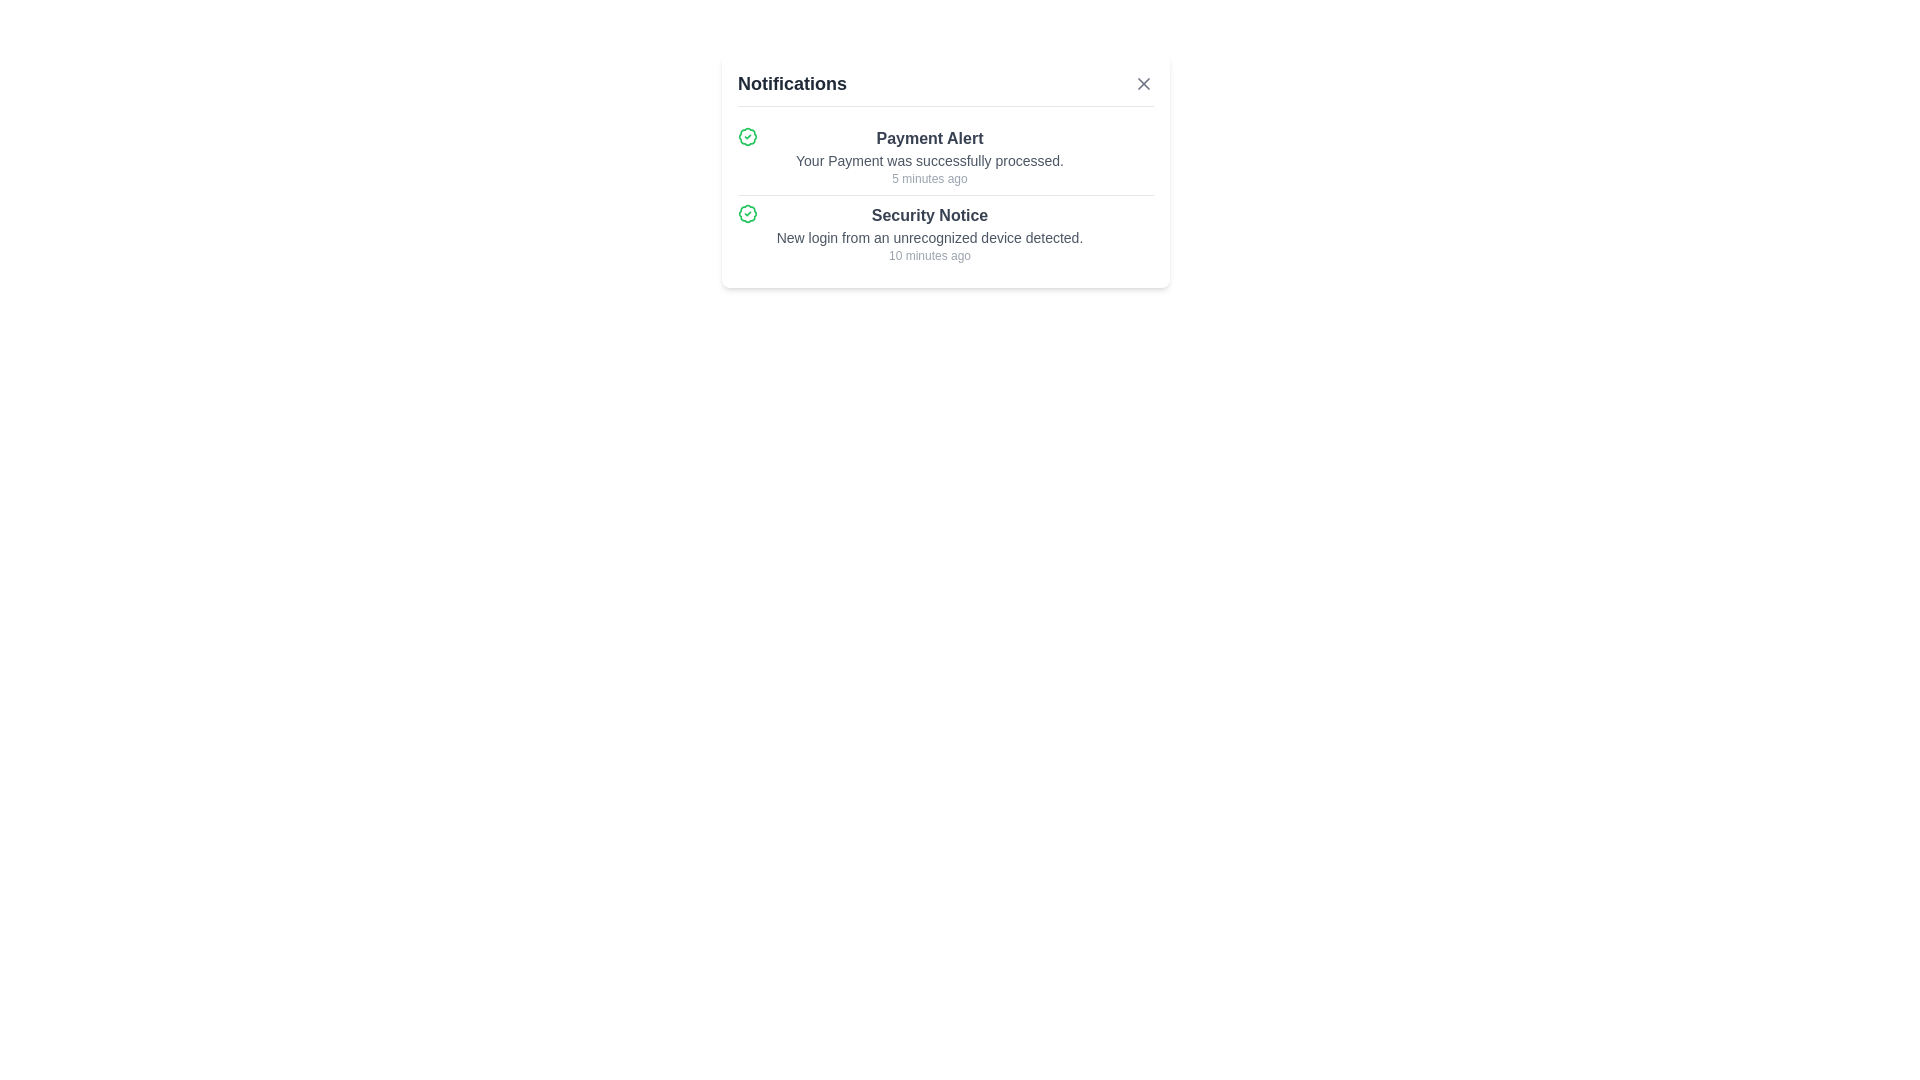  I want to click on the title label of the second notification in the vertical list, which categorizes and summarizes the notification's content, so click(929, 216).